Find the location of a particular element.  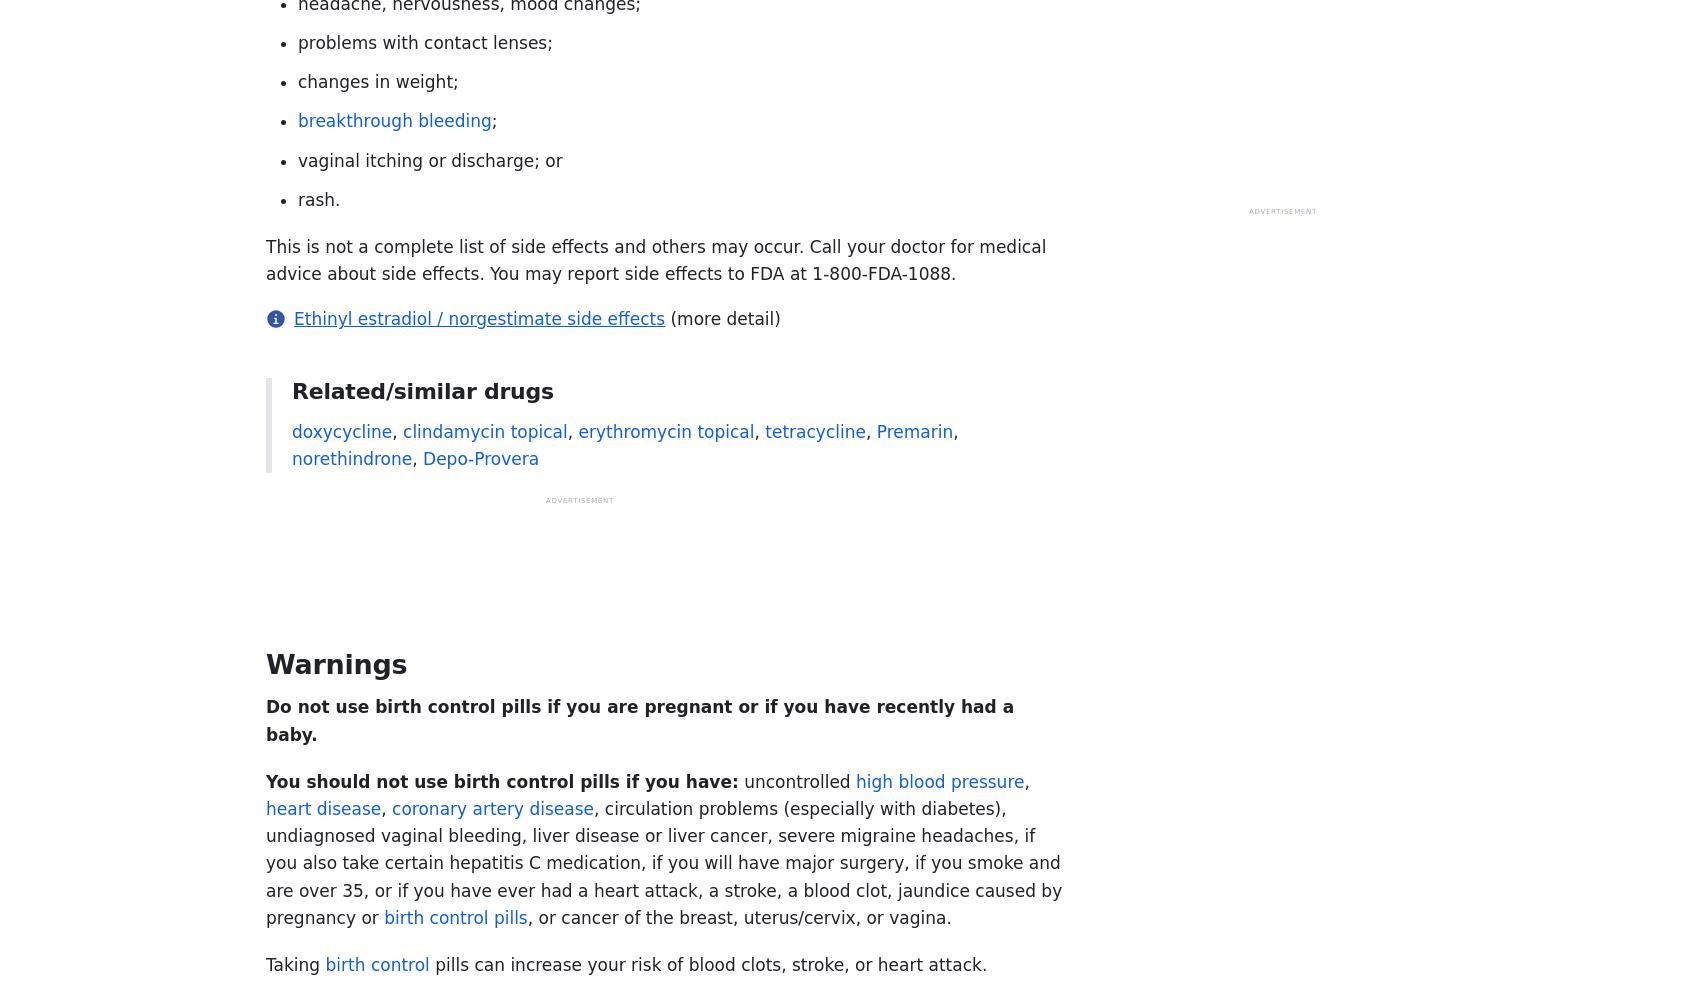

', circulation problems (especially with diabetes), undiagnosed vaginal bleeding, liver disease or liver cancer, severe migraine headaches, if you also take certain hepatitis C medication, if you will have major surgery, if you smoke and are over 35, or if you have ever had a heart attack, a stroke, a blood clot, jaundice caused by pregnancy or' is located at coordinates (664, 863).